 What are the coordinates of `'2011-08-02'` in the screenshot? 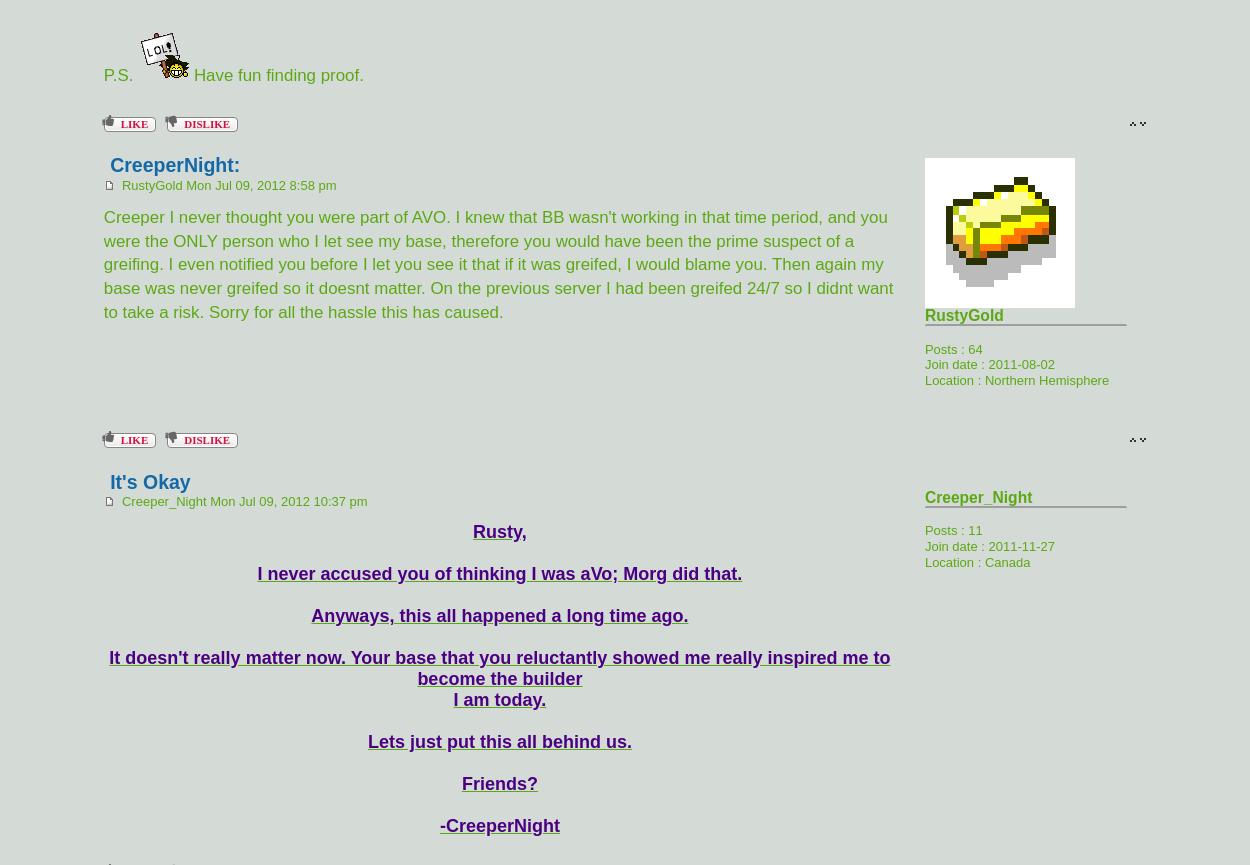 It's located at (1021, 364).